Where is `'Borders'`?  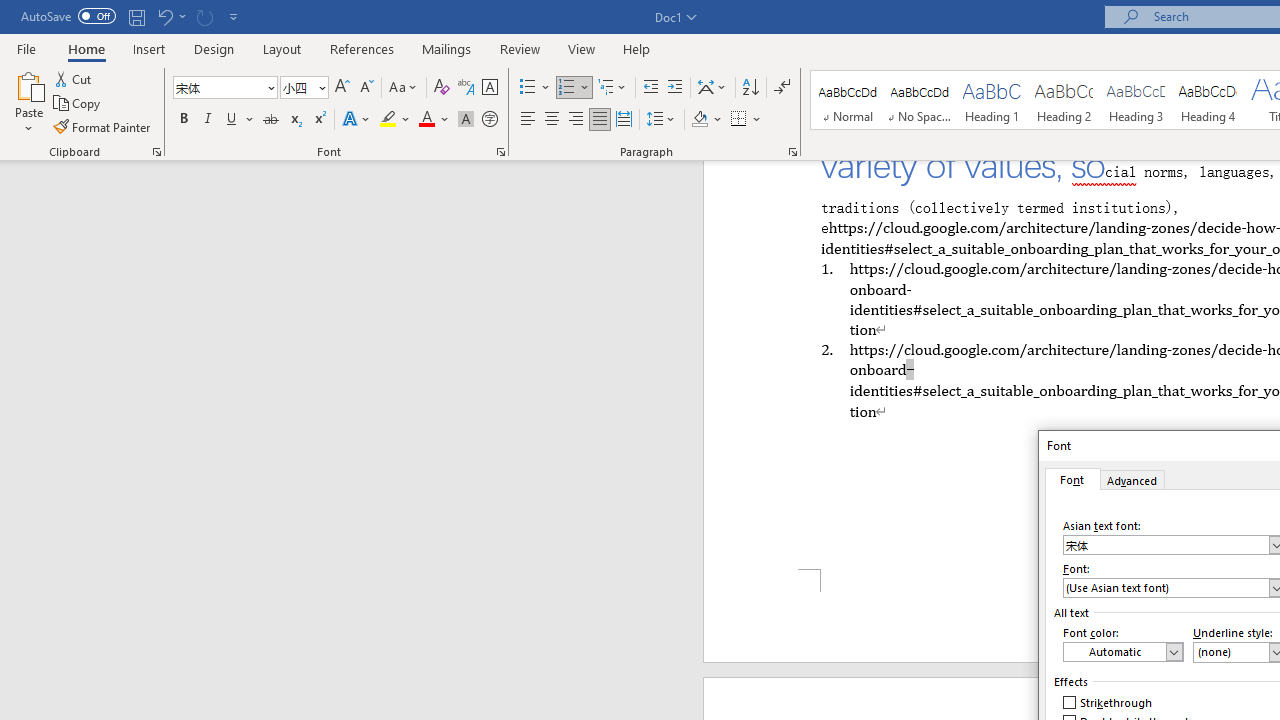
'Borders' is located at coordinates (745, 119).